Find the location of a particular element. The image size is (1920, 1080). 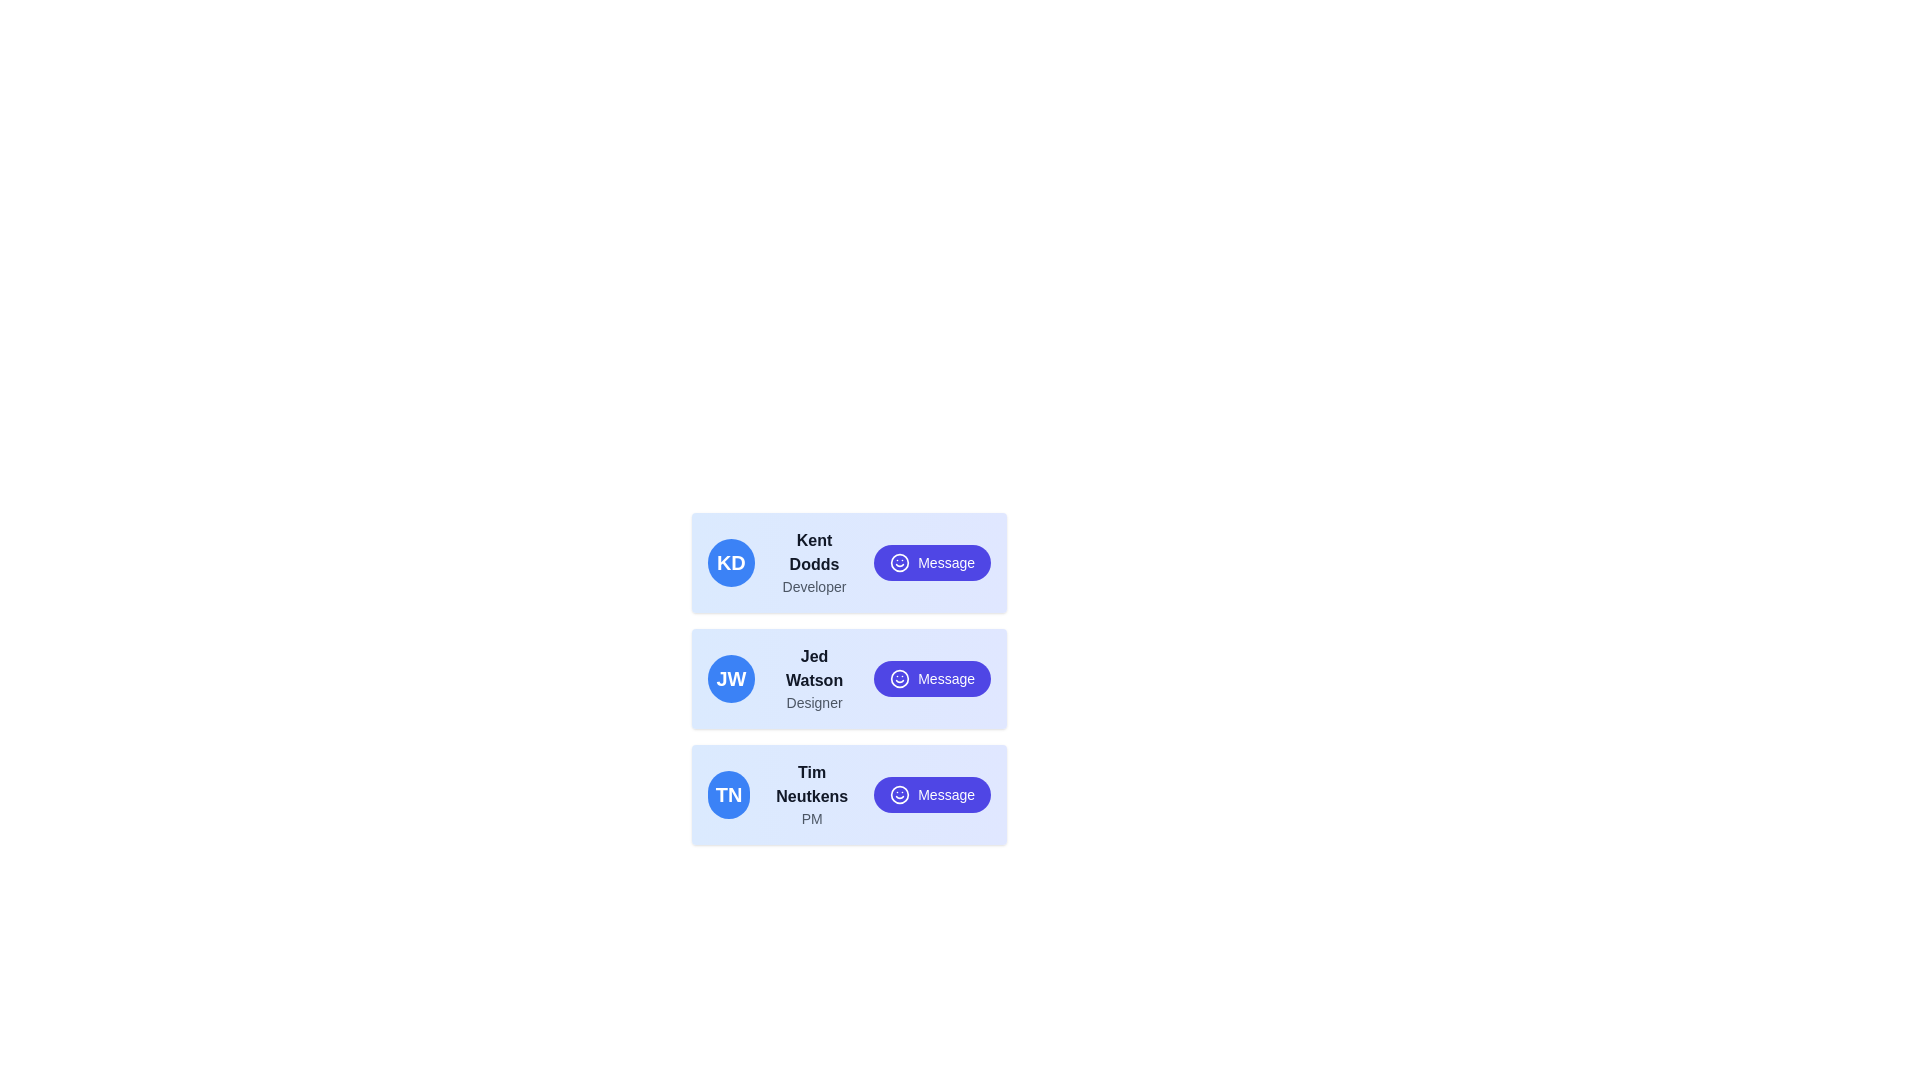

the smiley face icon inside the 'Message' button for 'Jed Watson - Designer', which is positioned to the left of the text 'Message' is located at coordinates (899, 677).